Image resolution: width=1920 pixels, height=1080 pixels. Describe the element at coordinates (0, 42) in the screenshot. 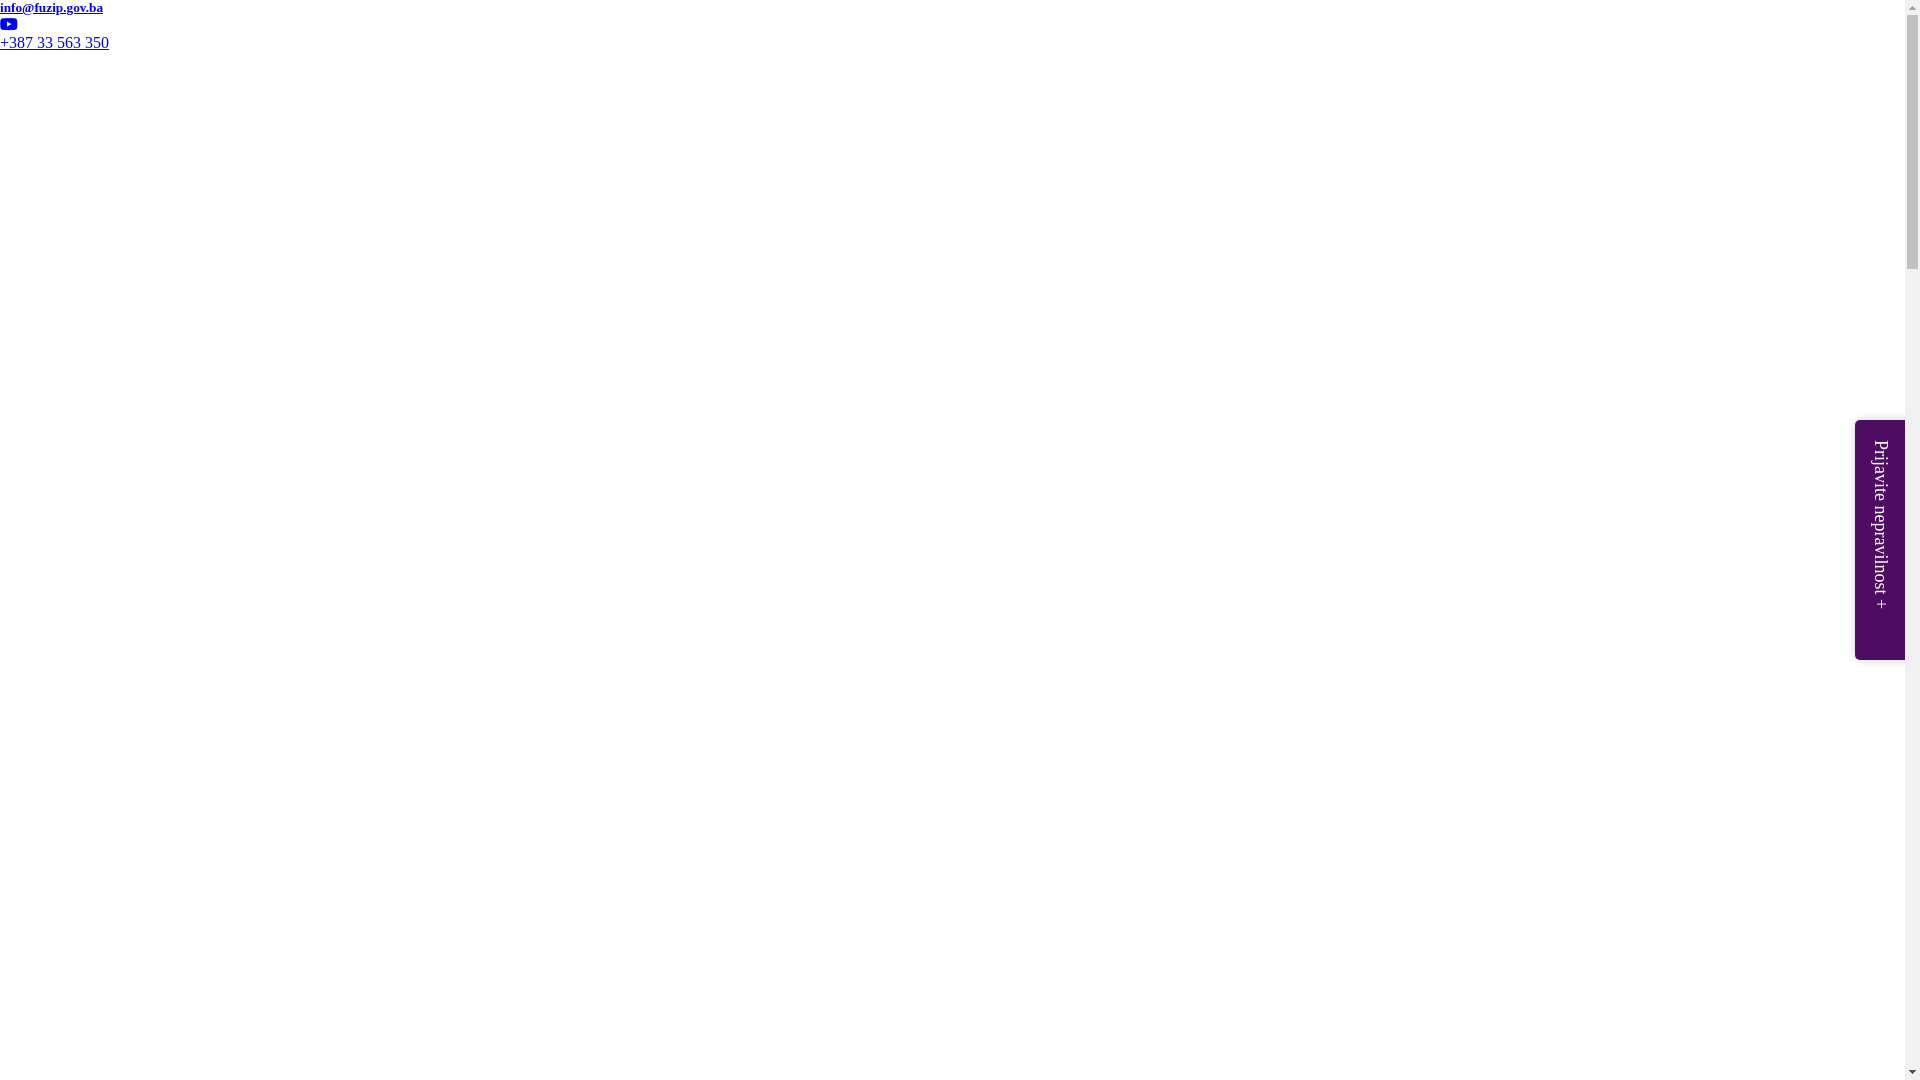

I see `'+387 33 563 350'` at that location.